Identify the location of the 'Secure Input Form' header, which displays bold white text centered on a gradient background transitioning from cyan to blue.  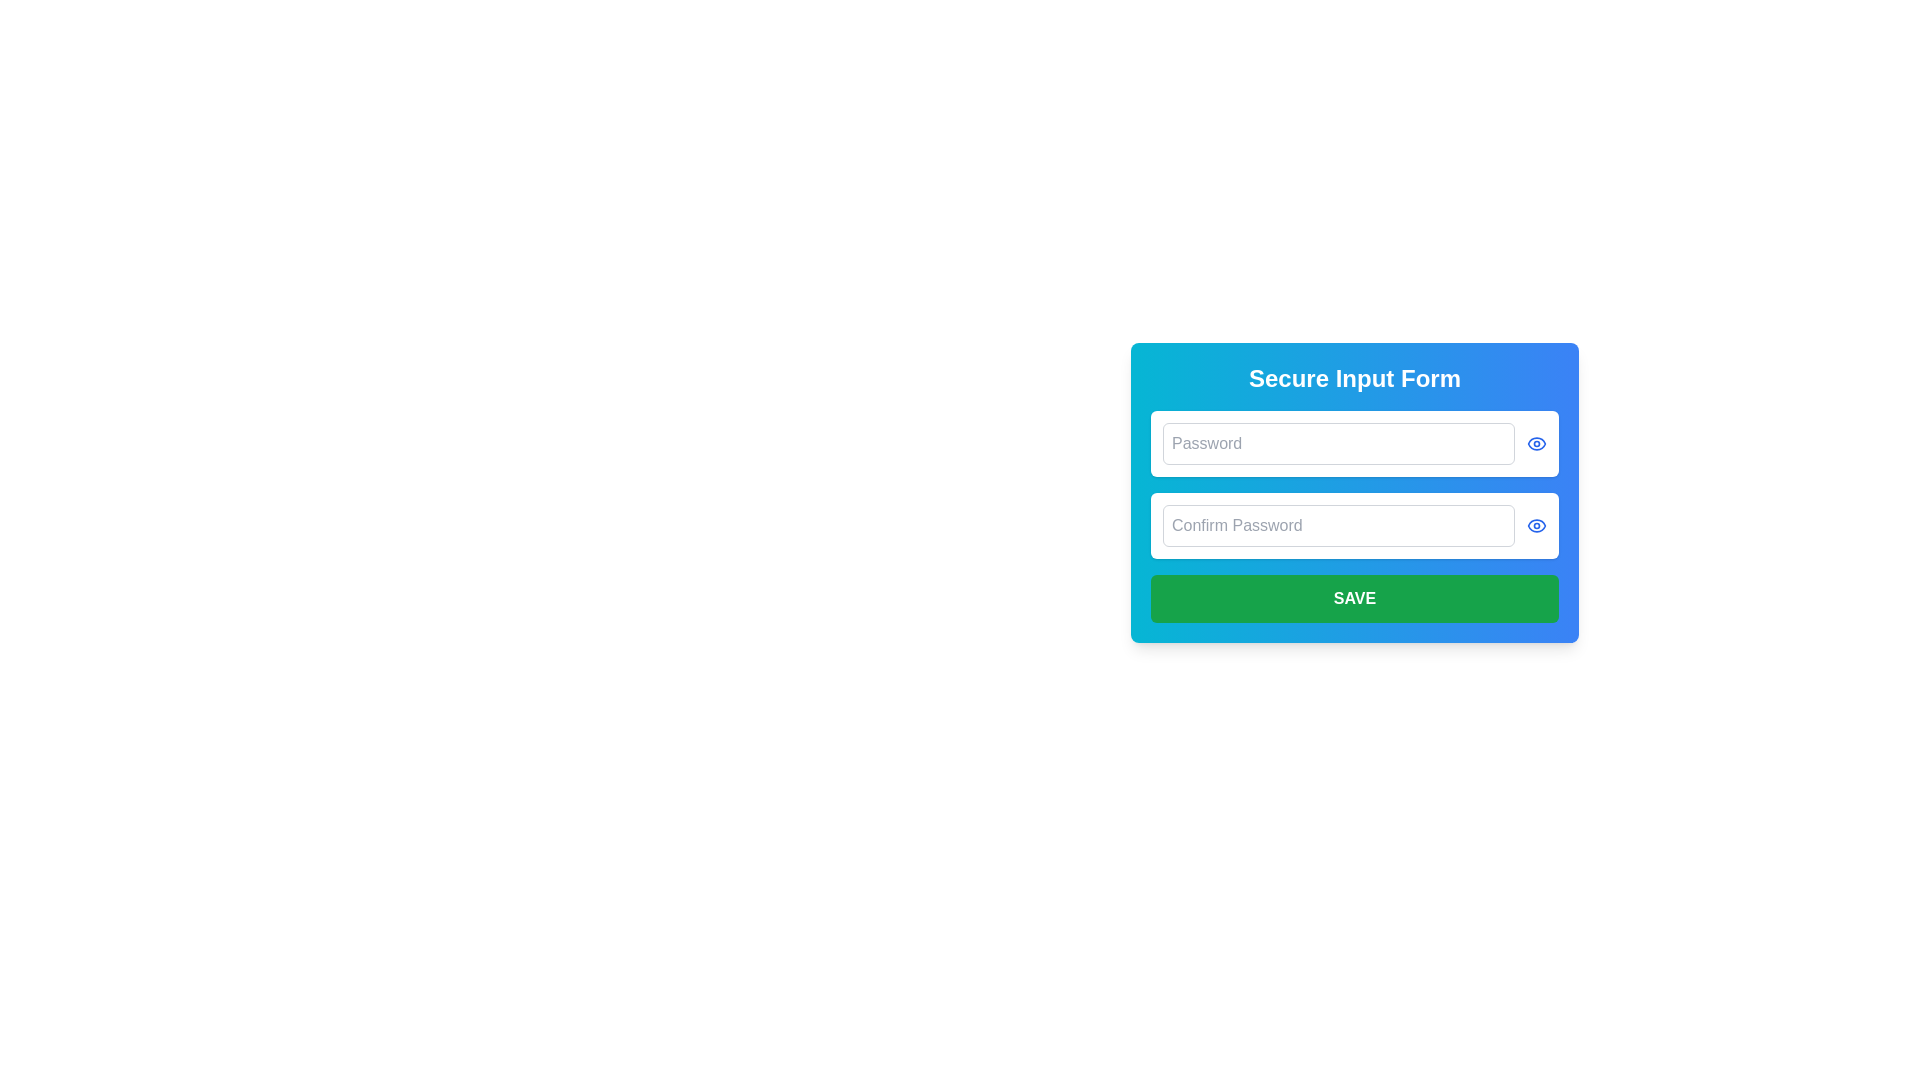
(1354, 378).